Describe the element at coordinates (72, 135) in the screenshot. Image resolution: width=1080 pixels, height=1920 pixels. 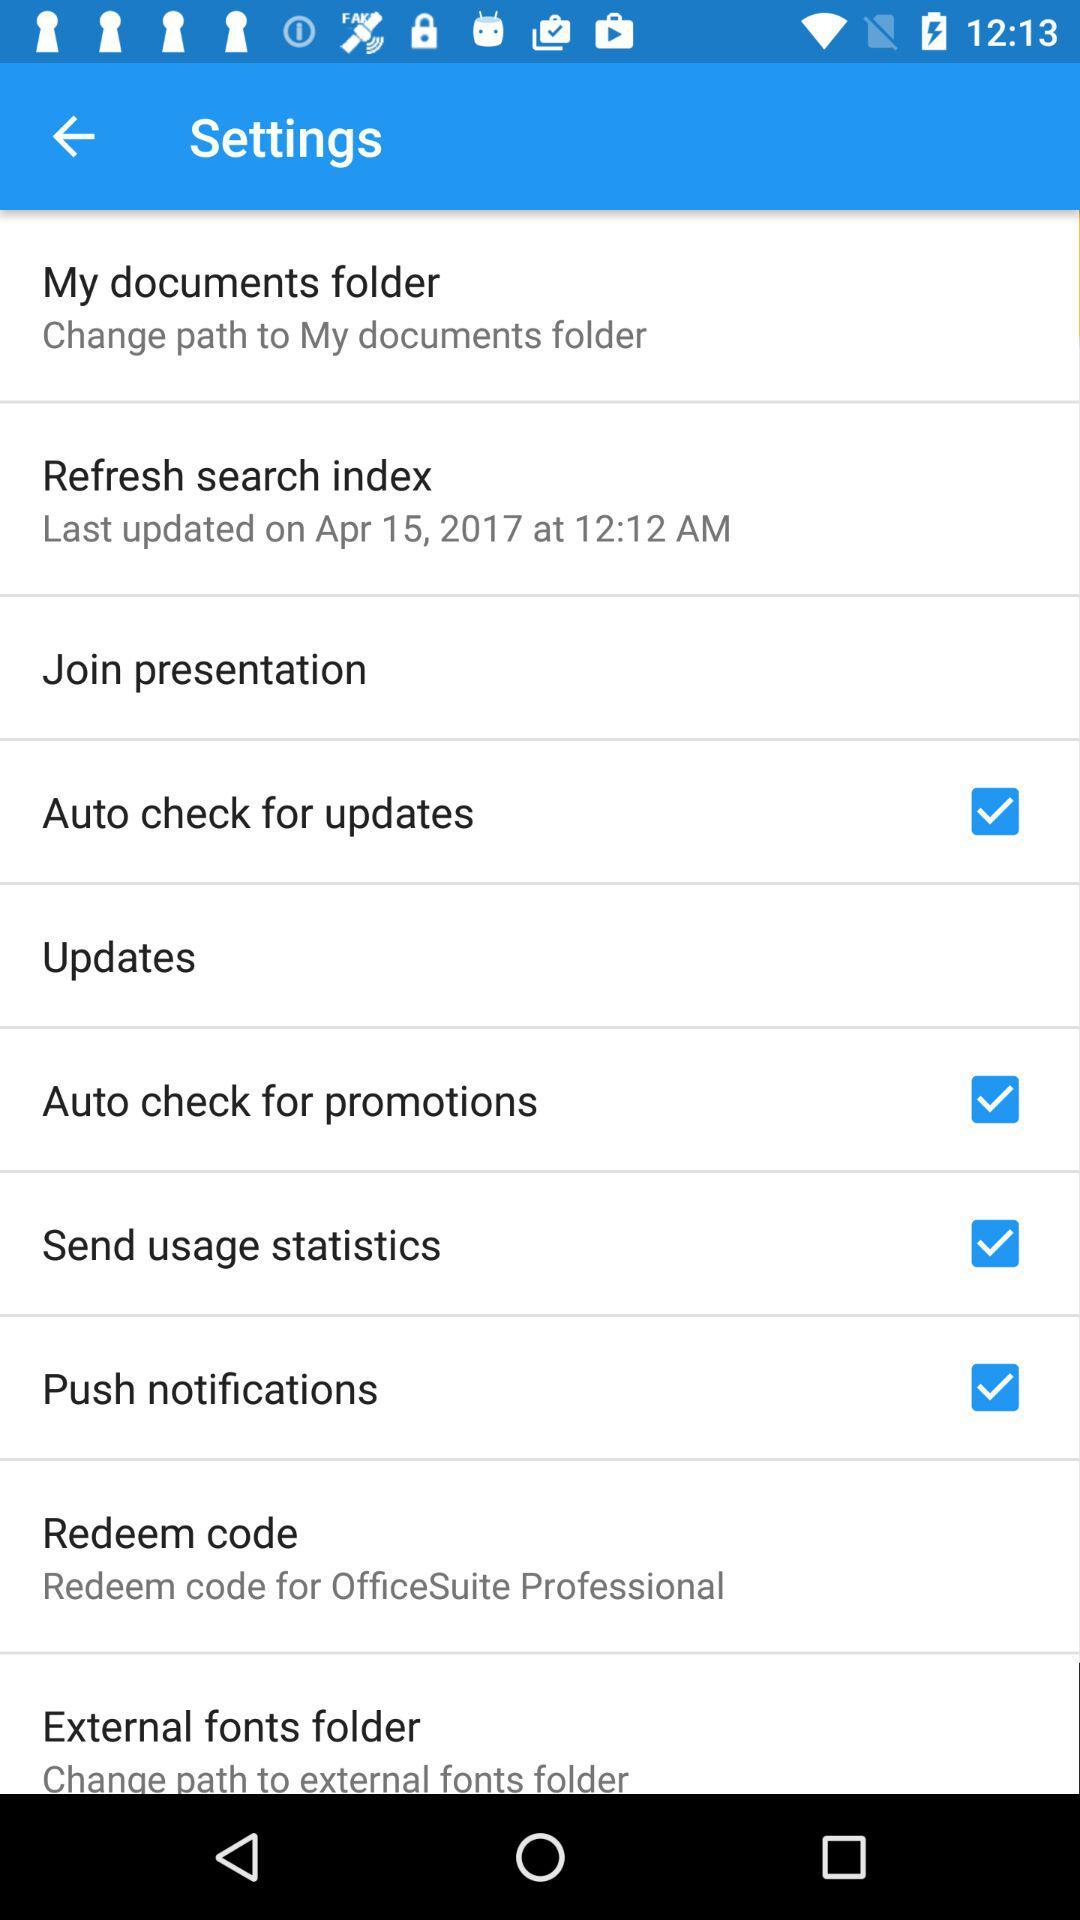
I see `app next to the settings item` at that location.